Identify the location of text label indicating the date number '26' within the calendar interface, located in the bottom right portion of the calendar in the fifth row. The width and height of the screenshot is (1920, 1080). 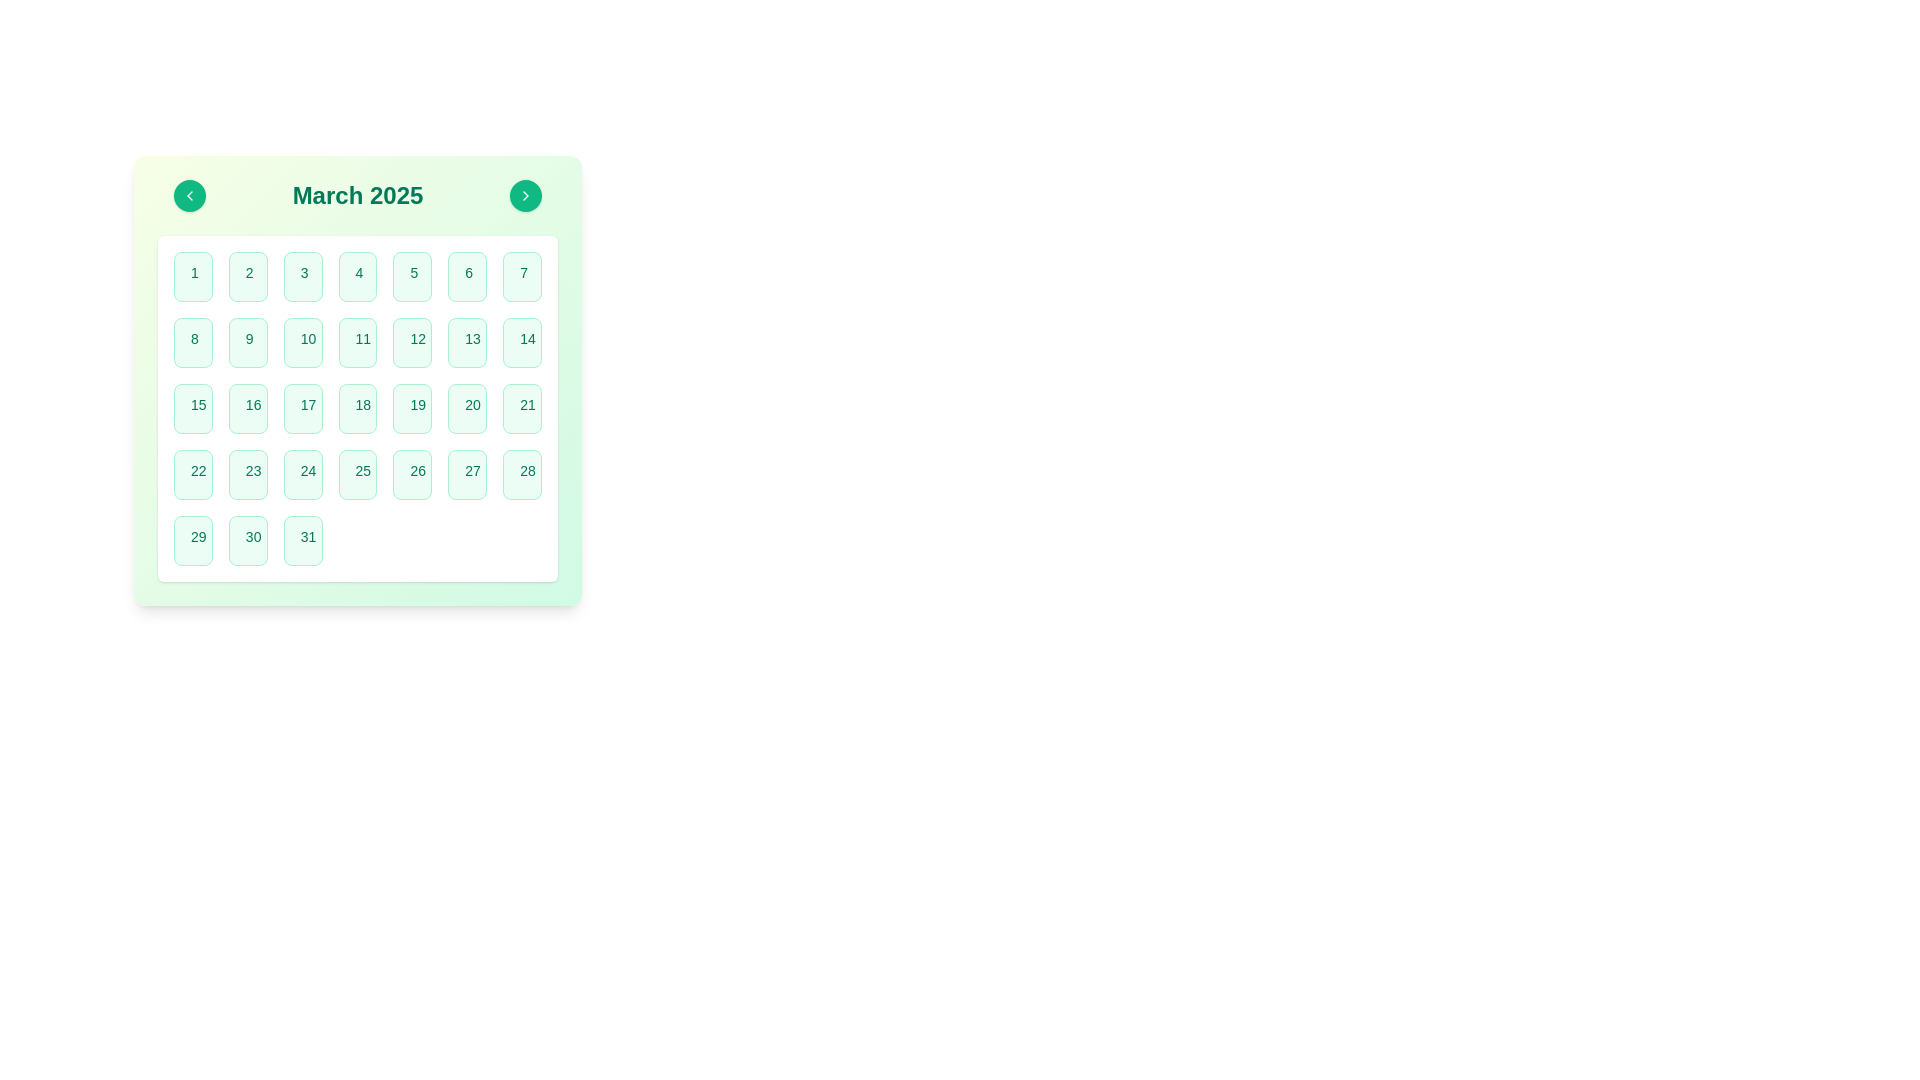
(417, 470).